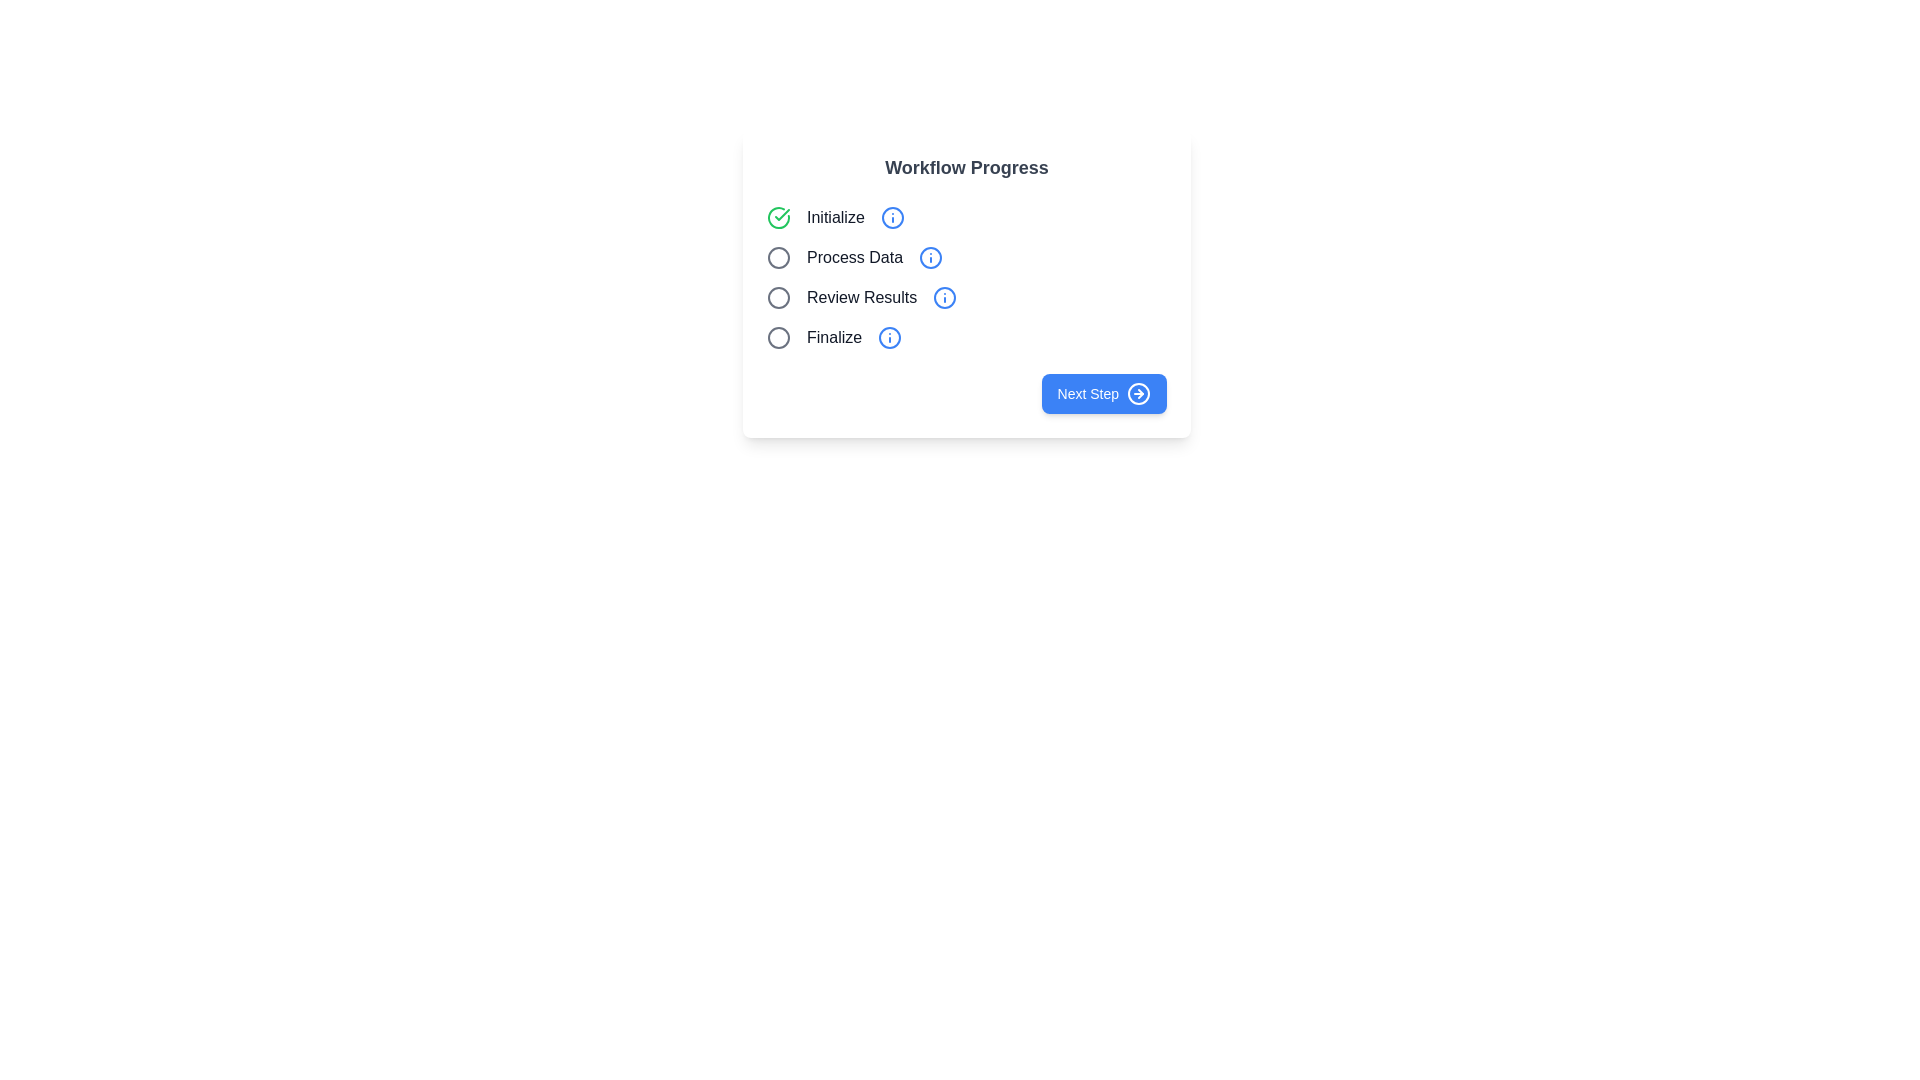 This screenshot has height=1080, width=1920. I want to click on the information icons located within the Progress Tracker of the 'Workflow Progress' panel, so click(966, 277).